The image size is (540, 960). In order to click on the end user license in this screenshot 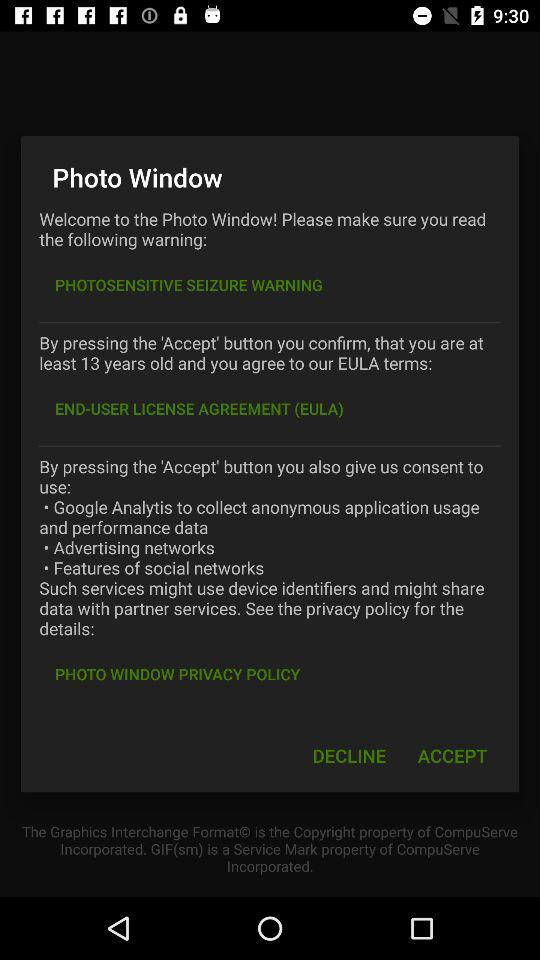, I will do `click(199, 407)`.